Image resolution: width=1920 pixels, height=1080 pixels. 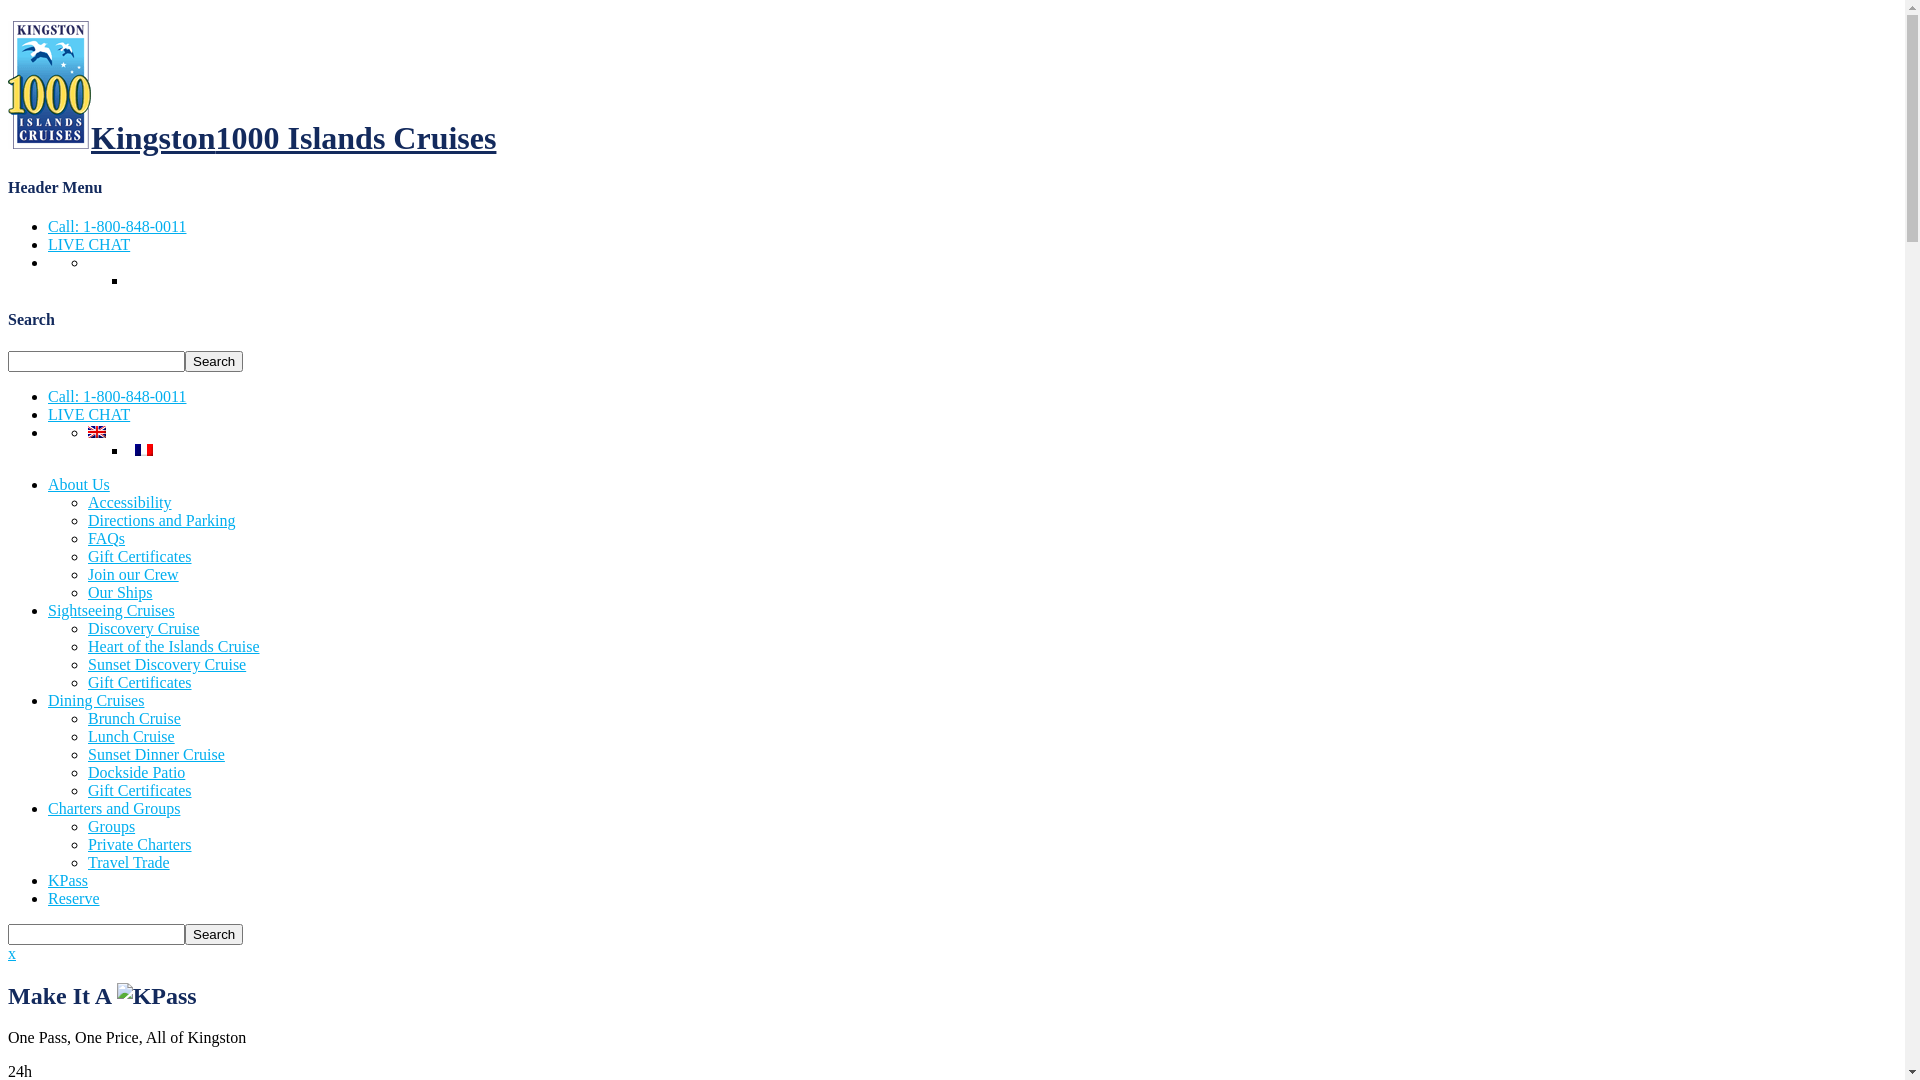 I want to click on 'Private Charters', so click(x=138, y=844).